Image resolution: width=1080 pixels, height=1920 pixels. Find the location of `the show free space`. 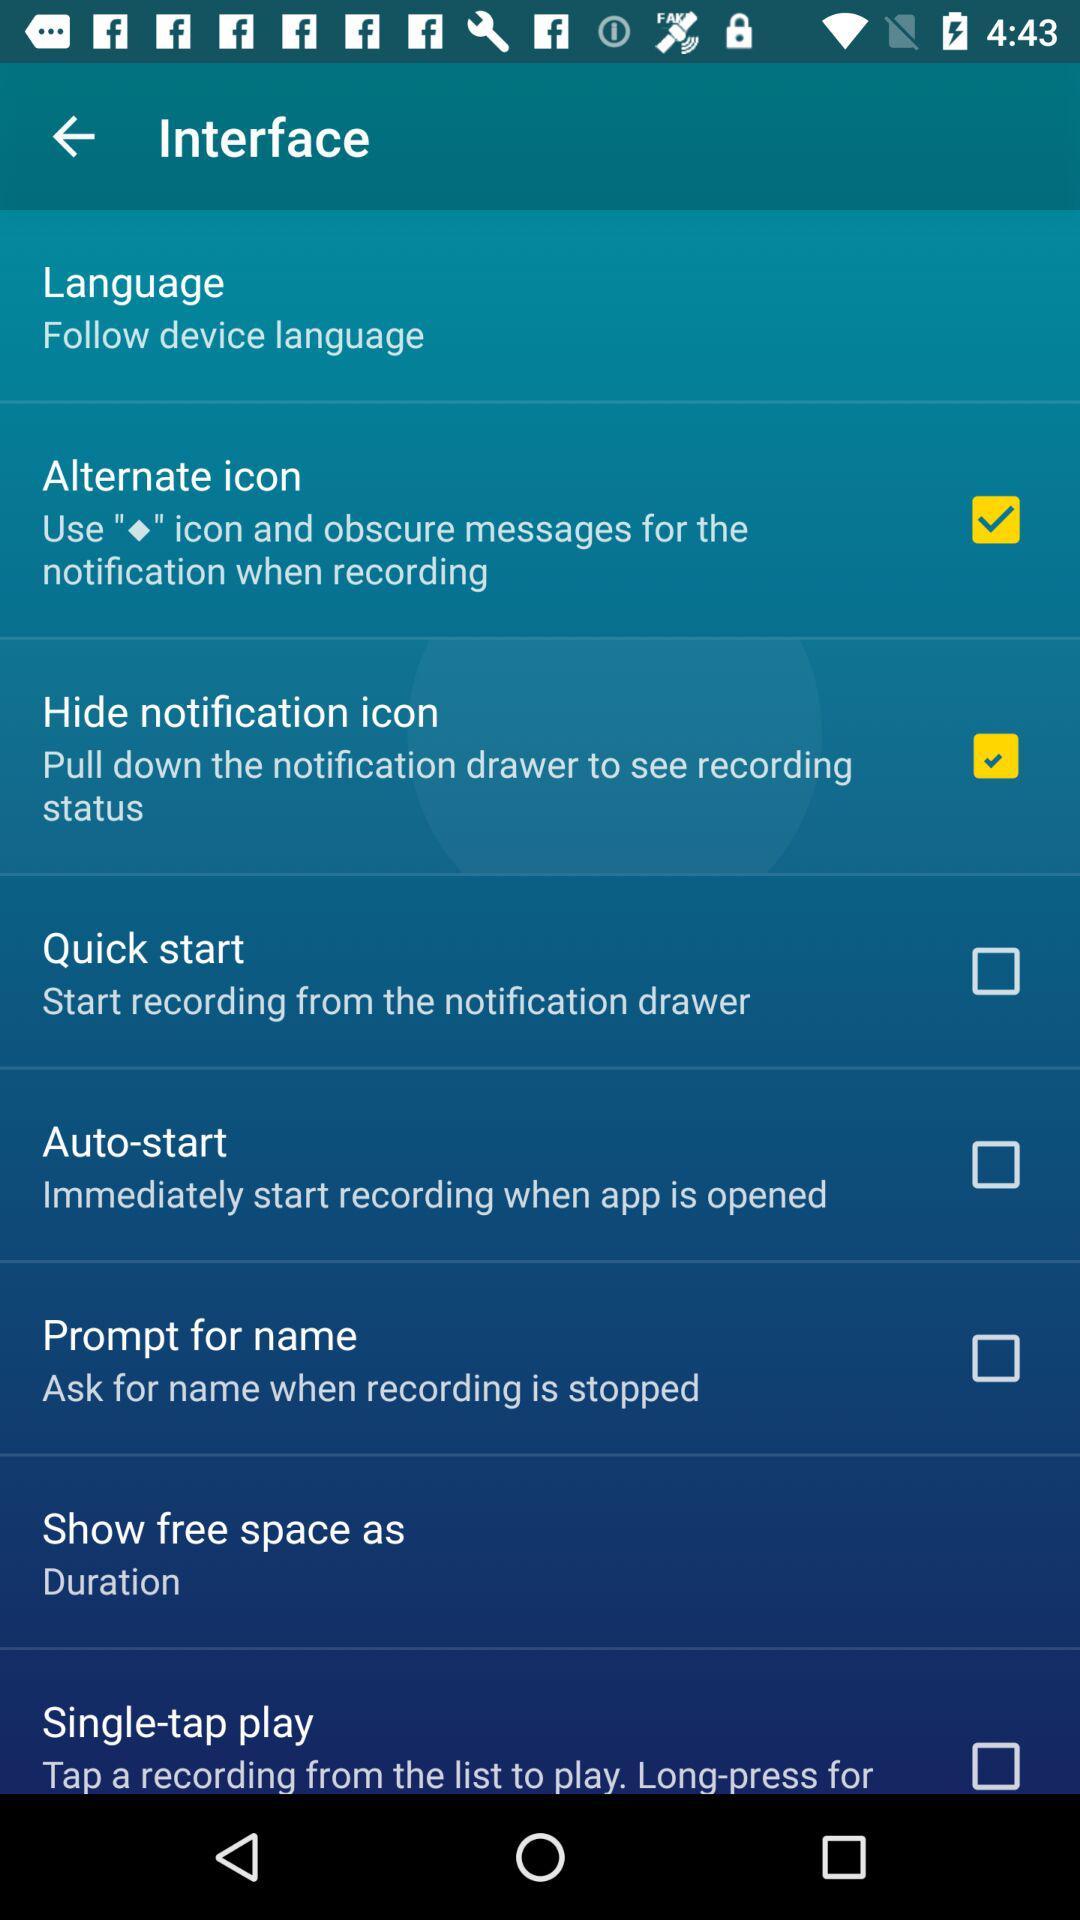

the show free space is located at coordinates (223, 1525).